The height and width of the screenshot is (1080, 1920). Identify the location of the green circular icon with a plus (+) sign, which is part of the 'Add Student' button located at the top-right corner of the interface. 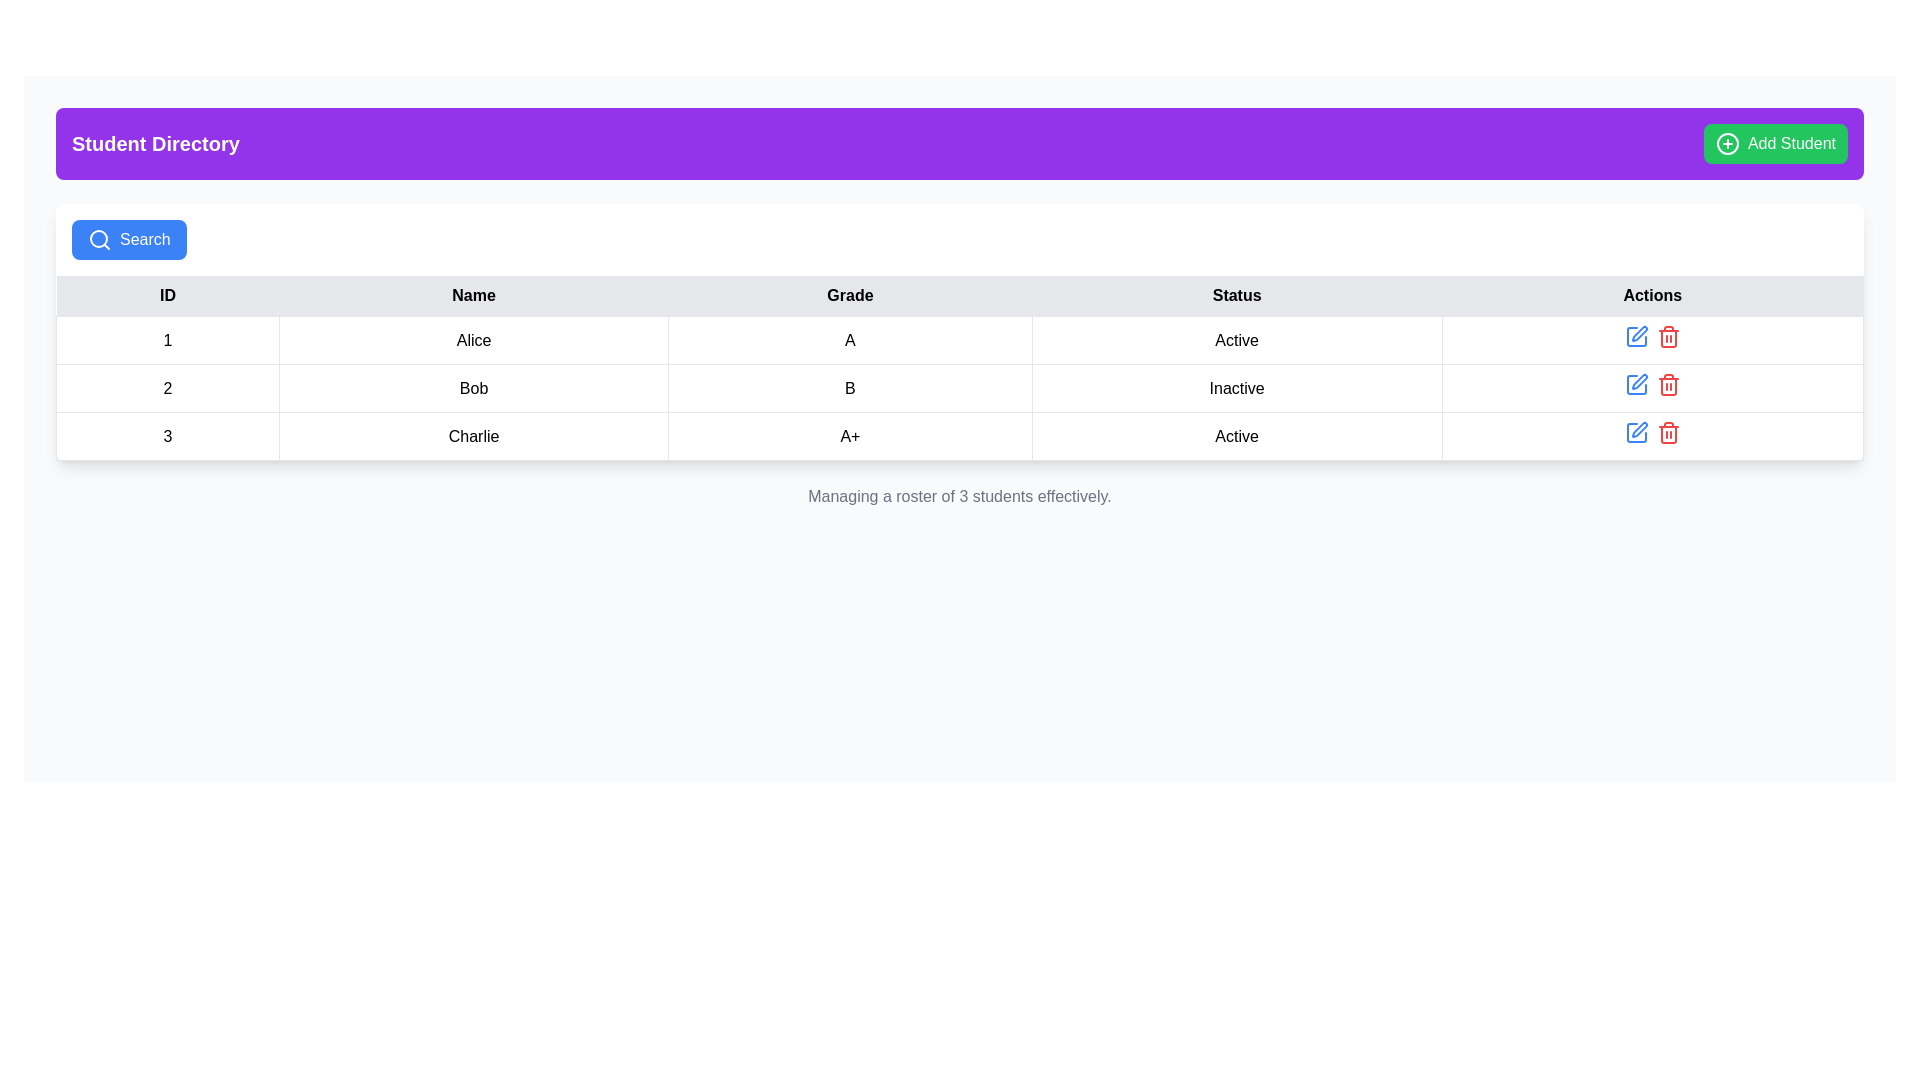
(1727, 142).